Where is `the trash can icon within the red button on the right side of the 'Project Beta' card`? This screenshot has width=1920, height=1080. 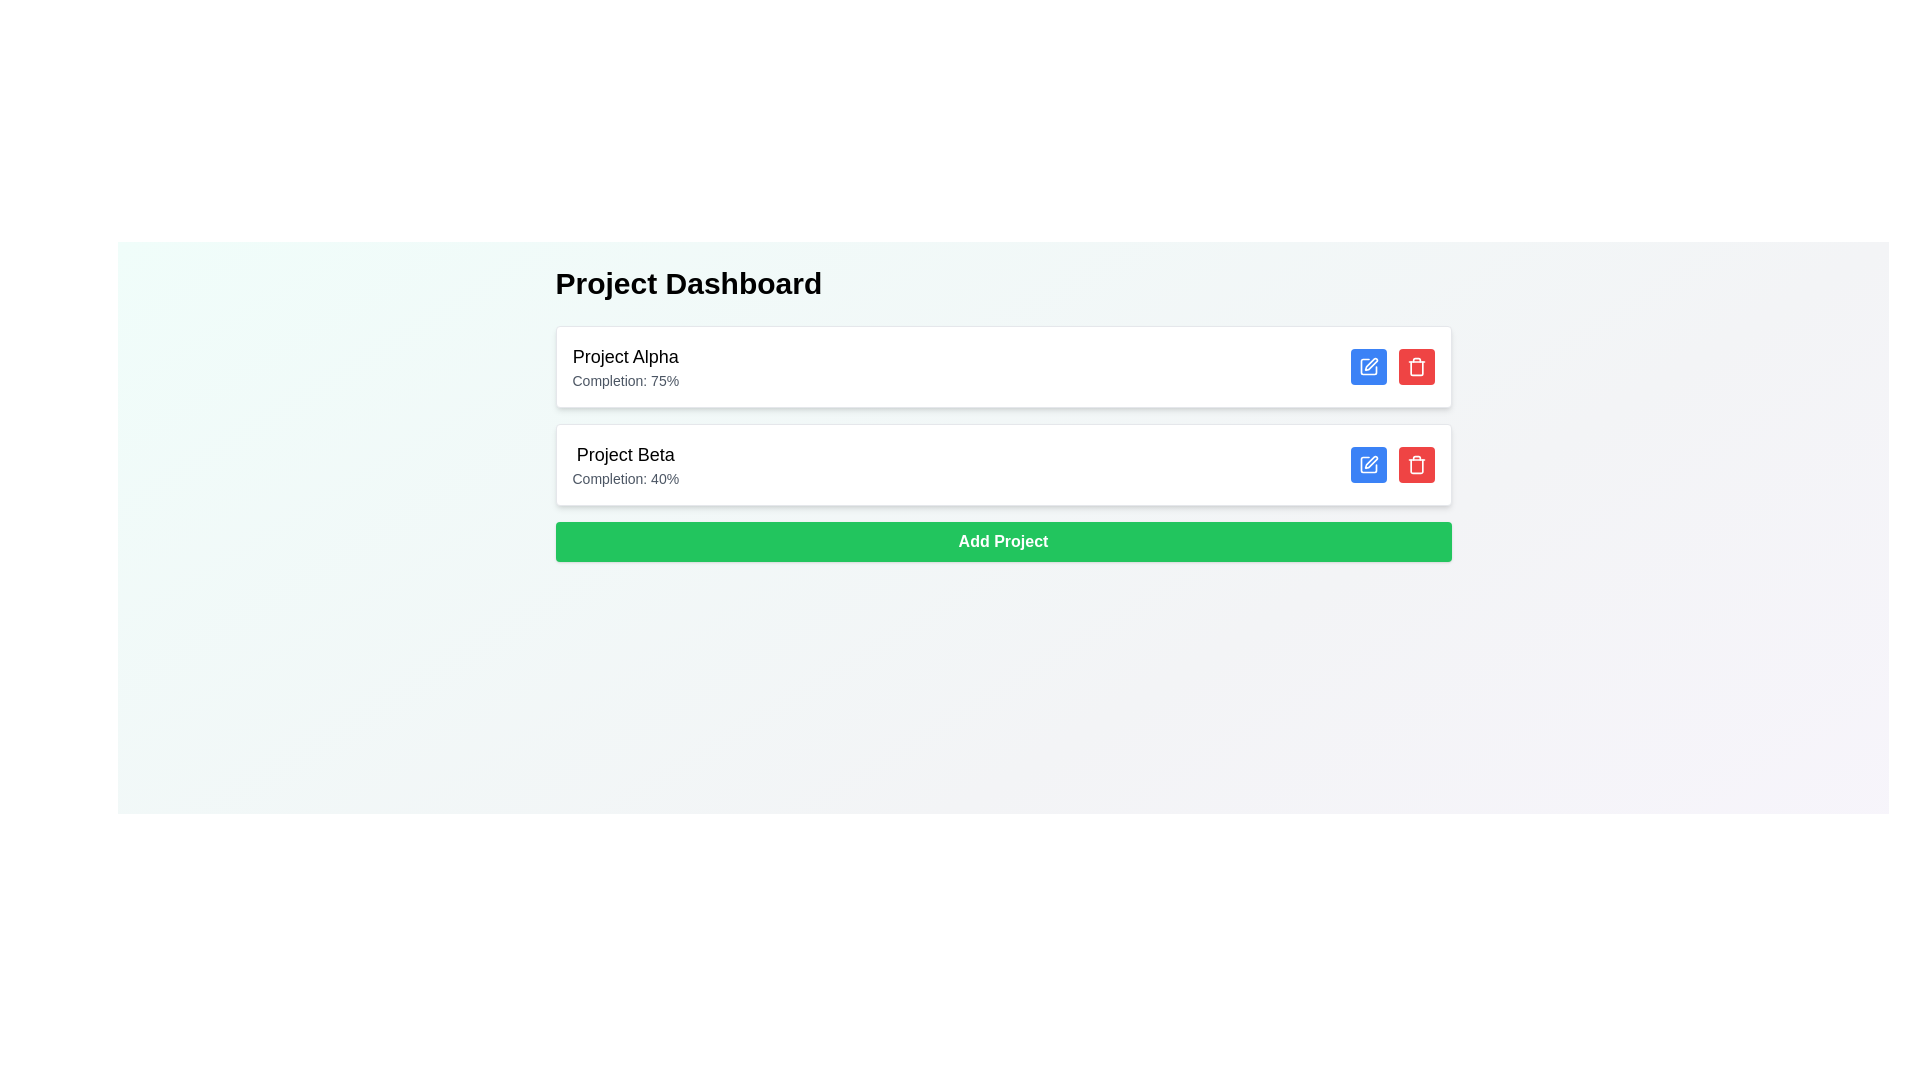
the trash can icon within the red button on the right side of the 'Project Beta' card is located at coordinates (1415, 366).